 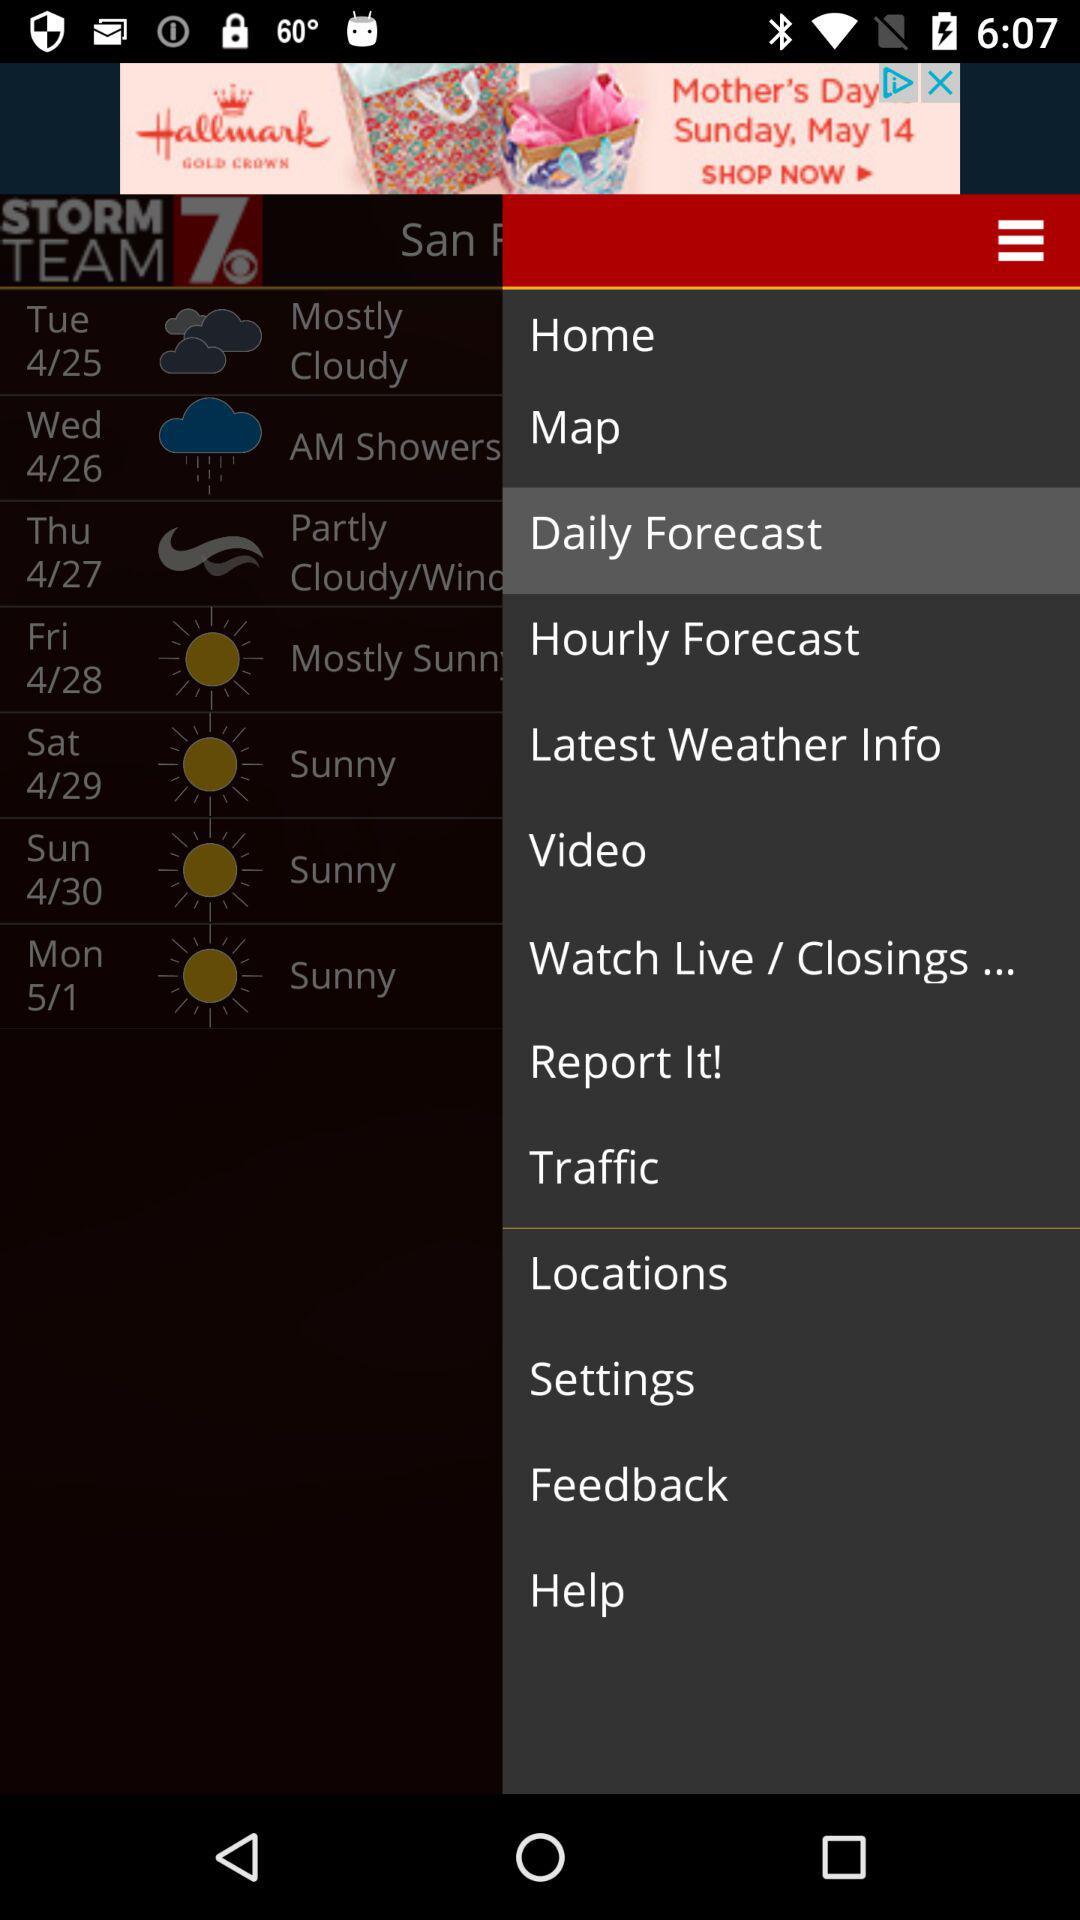 What do you see at coordinates (774, 1272) in the screenshot?
I see `the locations icon` at bounding box center [774, 1272].